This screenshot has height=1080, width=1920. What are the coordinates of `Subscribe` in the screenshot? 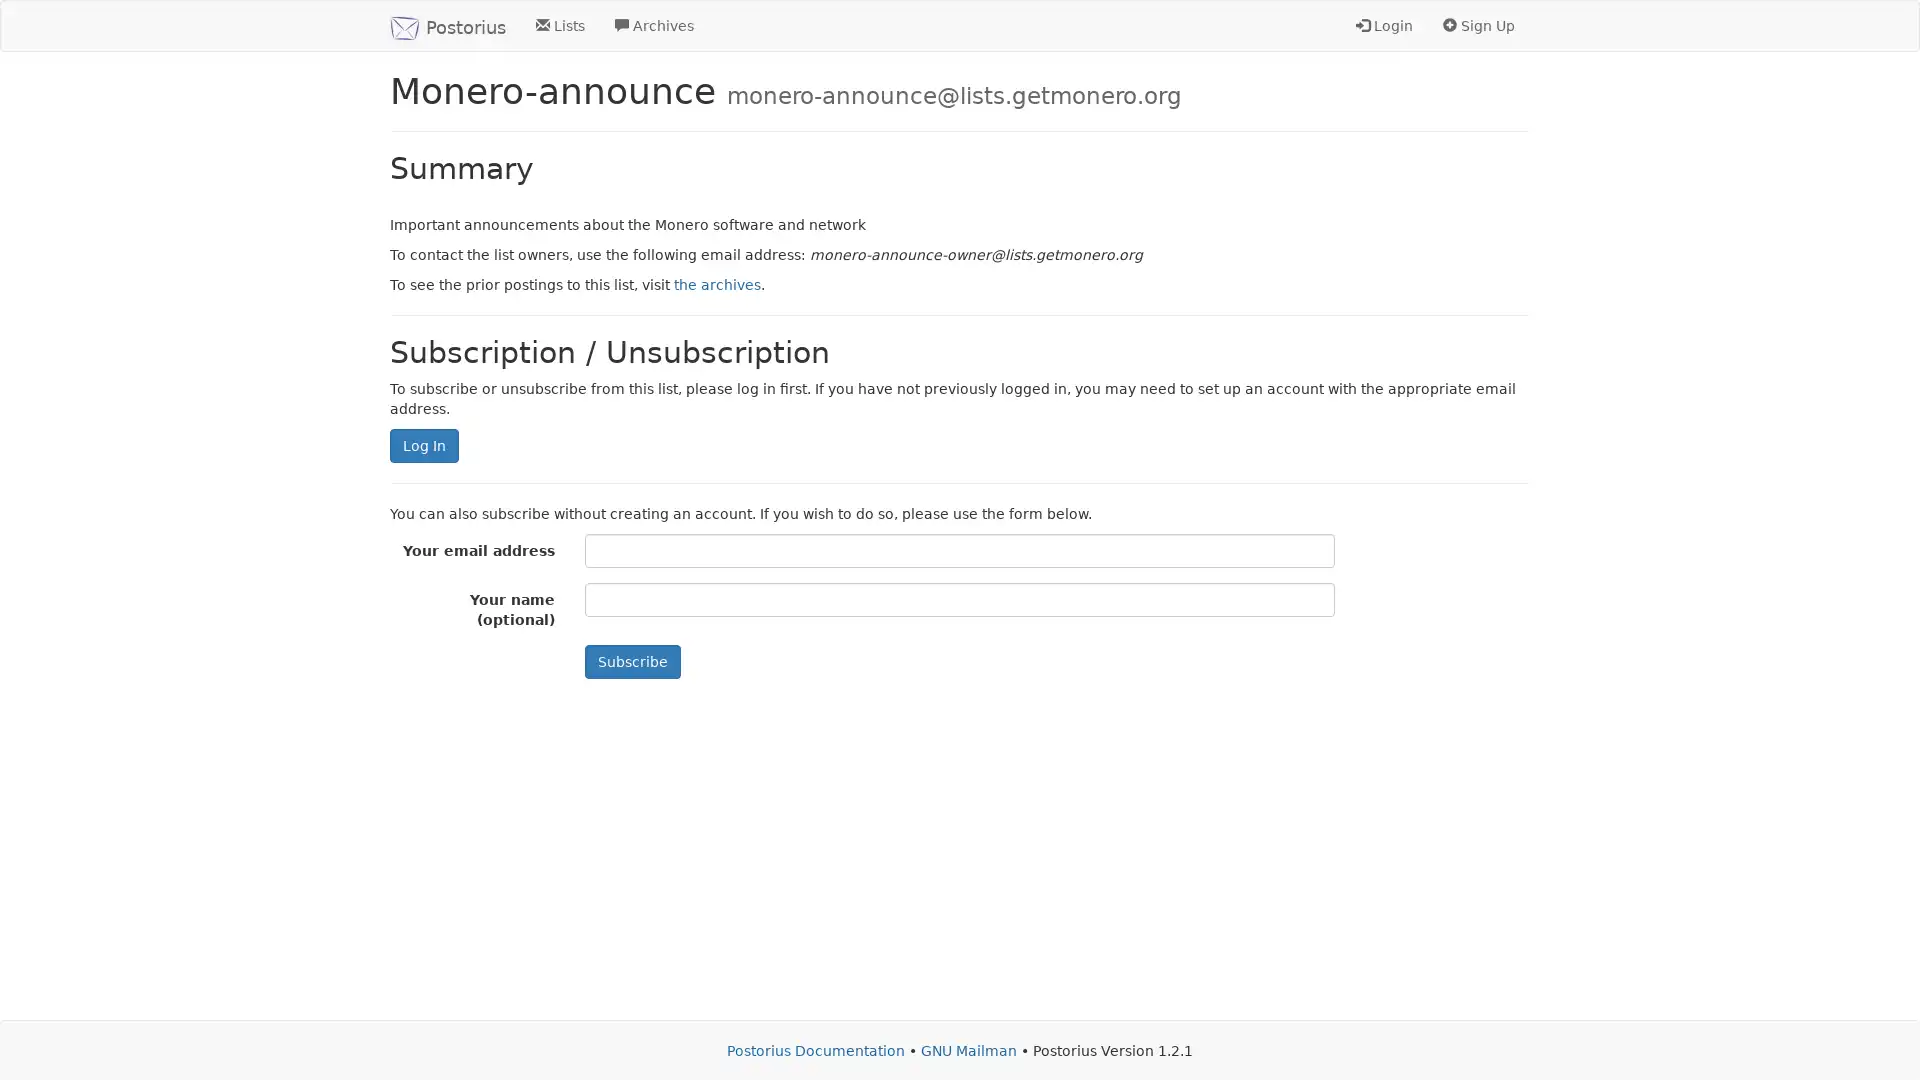 It's located at (632, 660).